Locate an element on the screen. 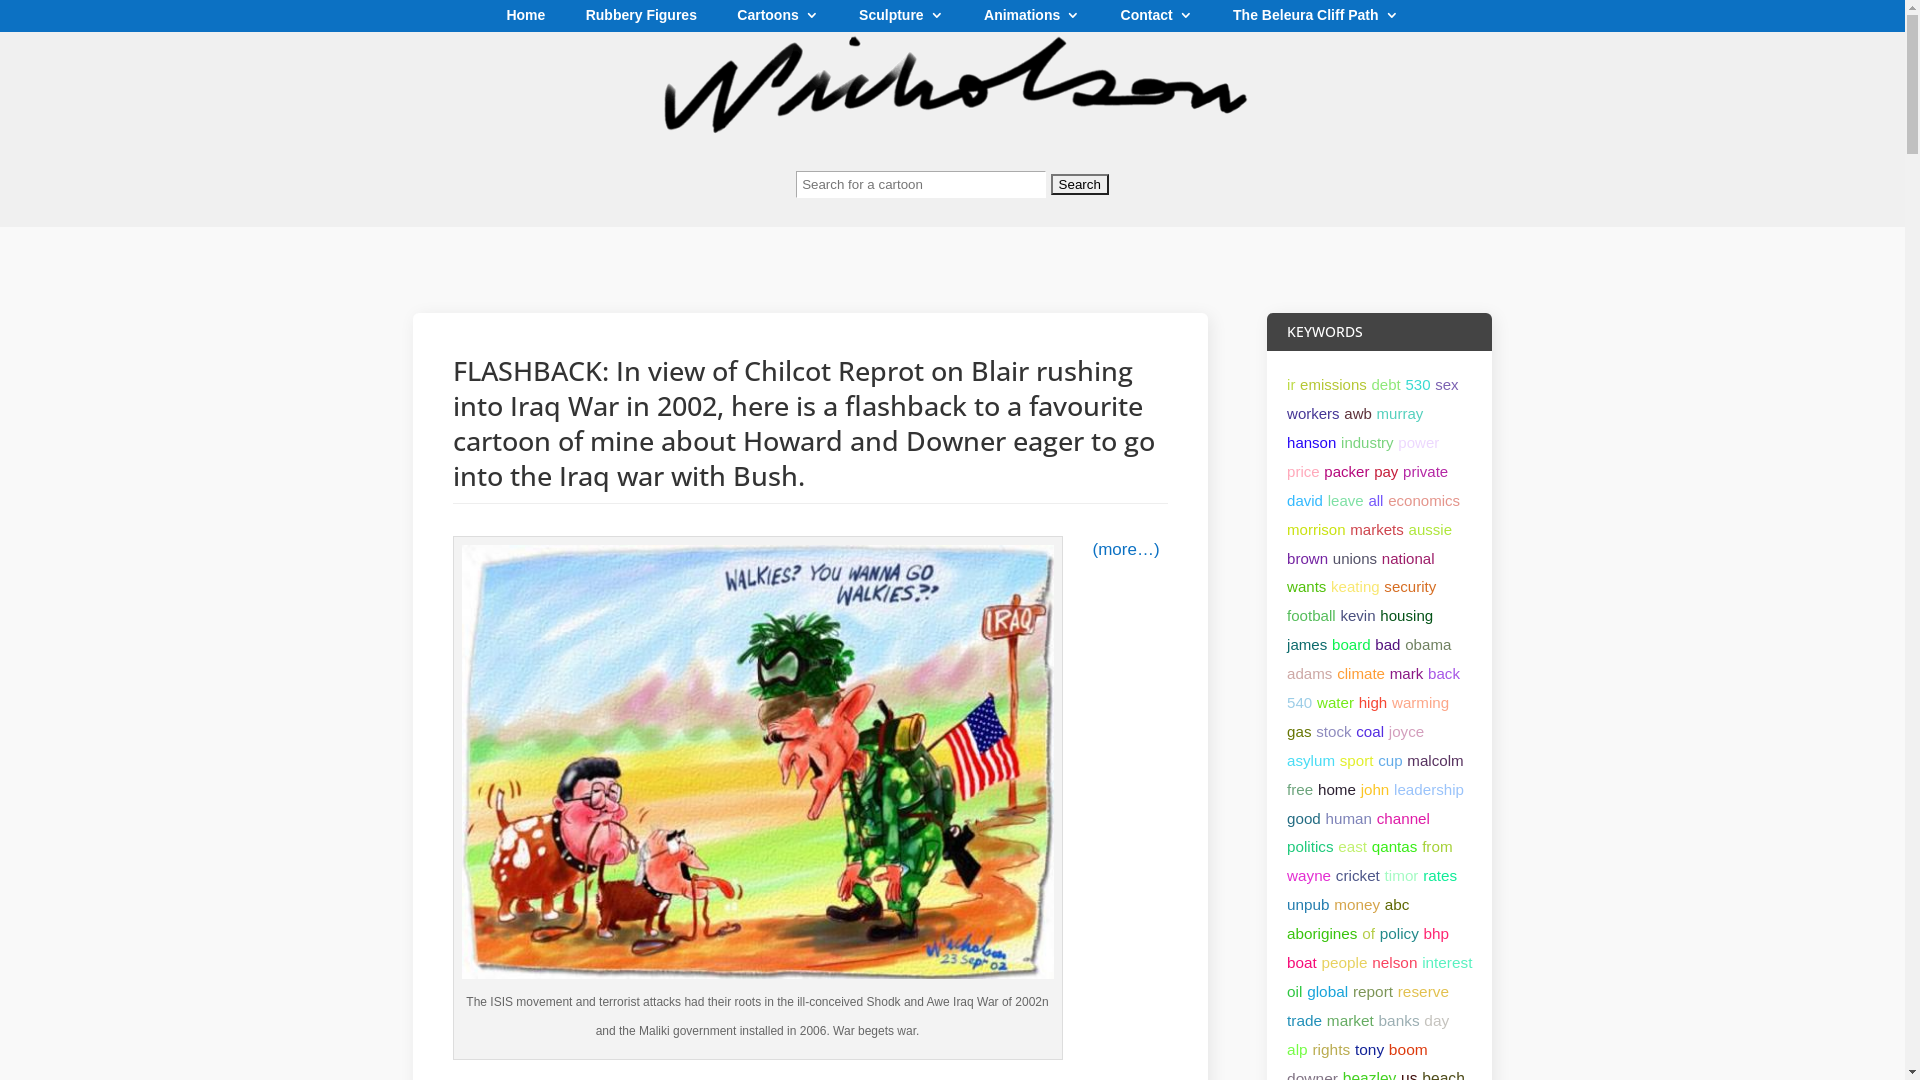 This screenshot has height=1080, width=1920. 'board' is located at coordinates (1351, 644).